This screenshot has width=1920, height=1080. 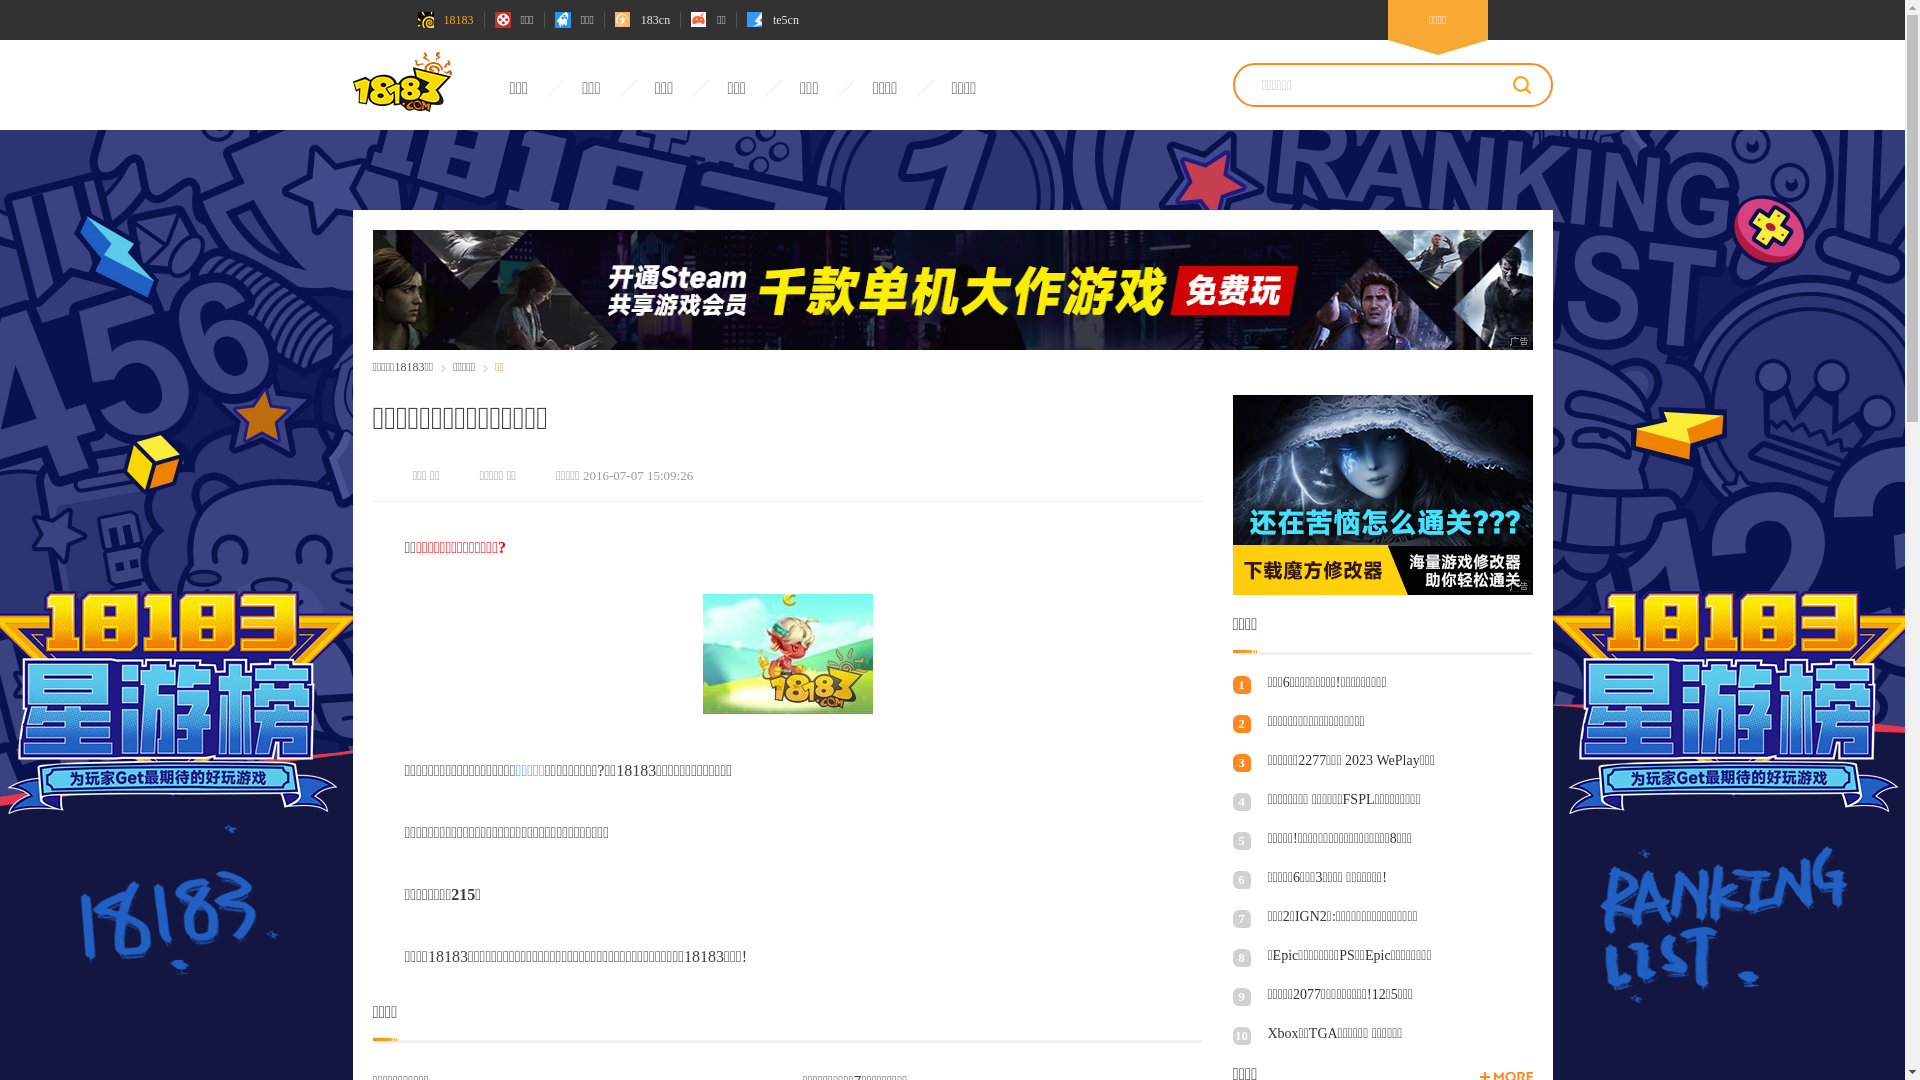 What do you see at coordinates (642, 19) in the screenshot?
I see `'183cn'` at bounding box center [642, 19].